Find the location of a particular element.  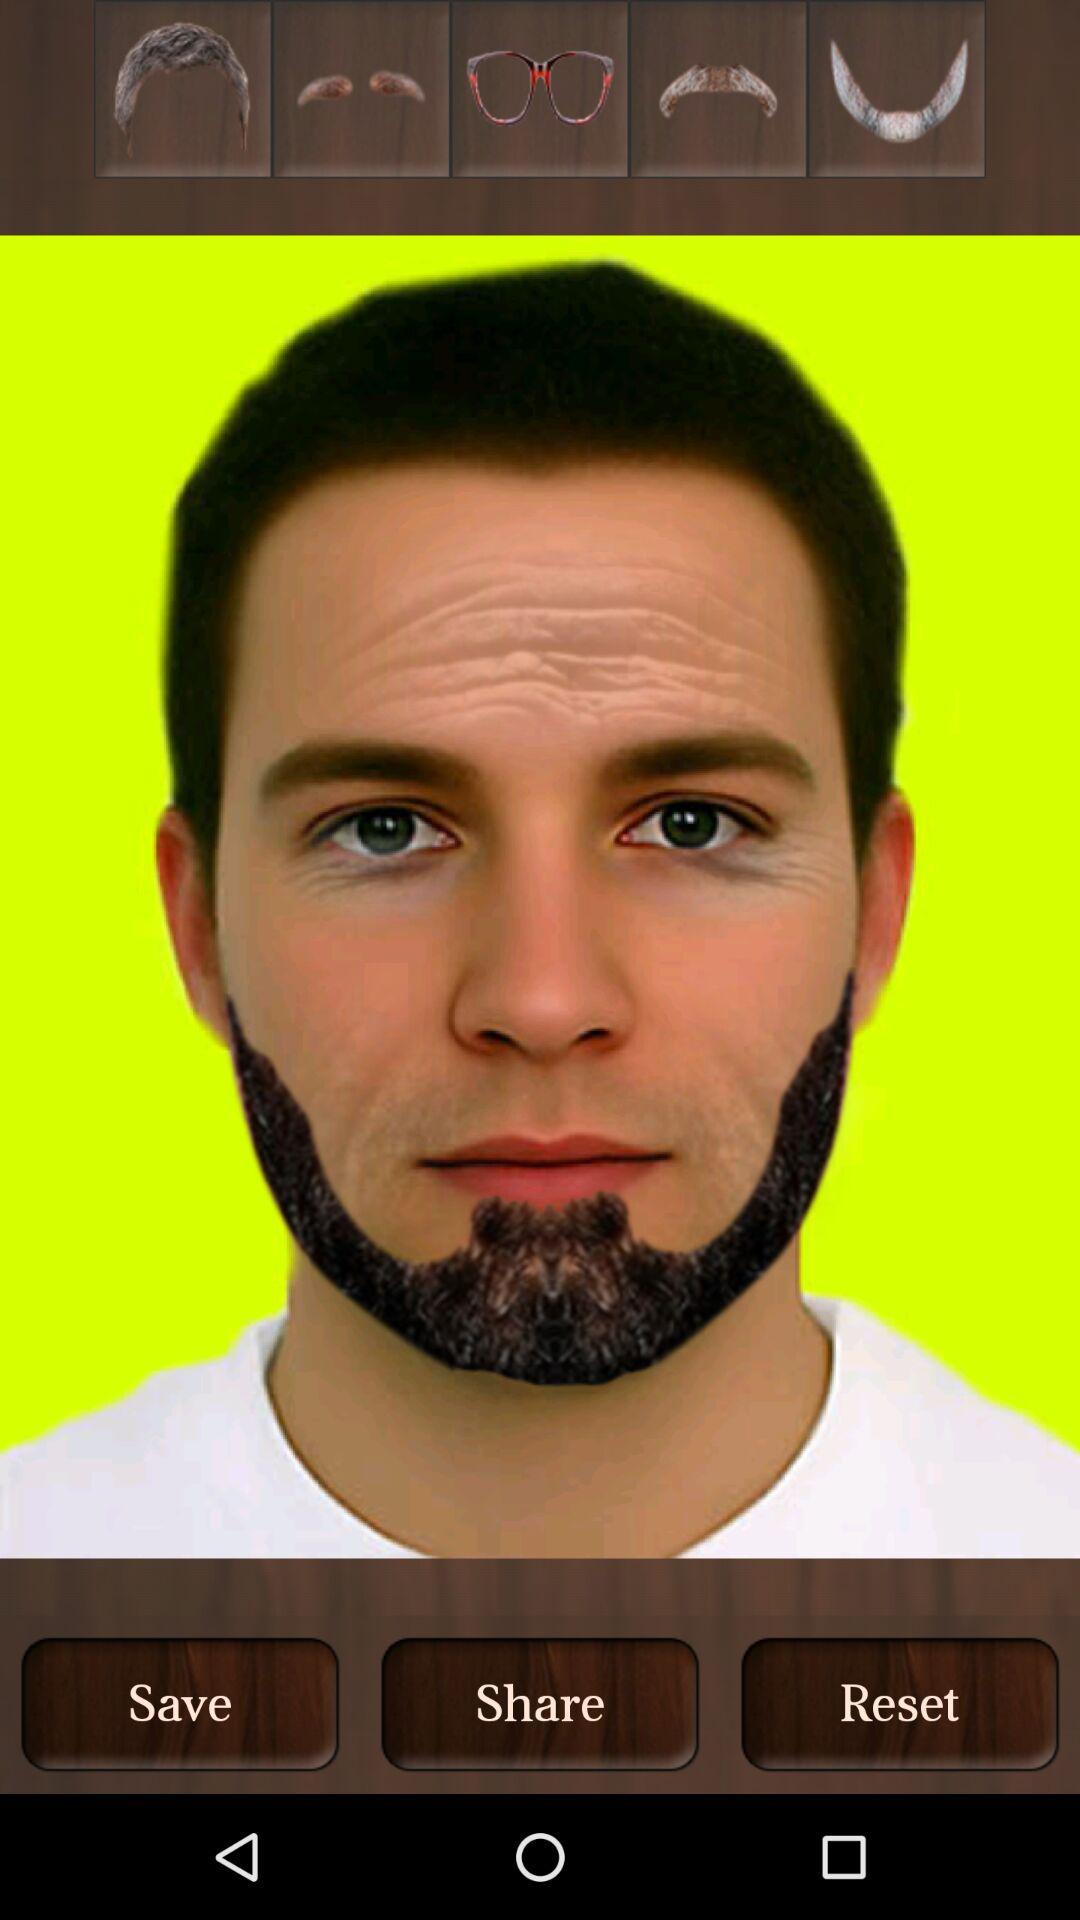

the twitter icon is located at coordinates (896, 94).